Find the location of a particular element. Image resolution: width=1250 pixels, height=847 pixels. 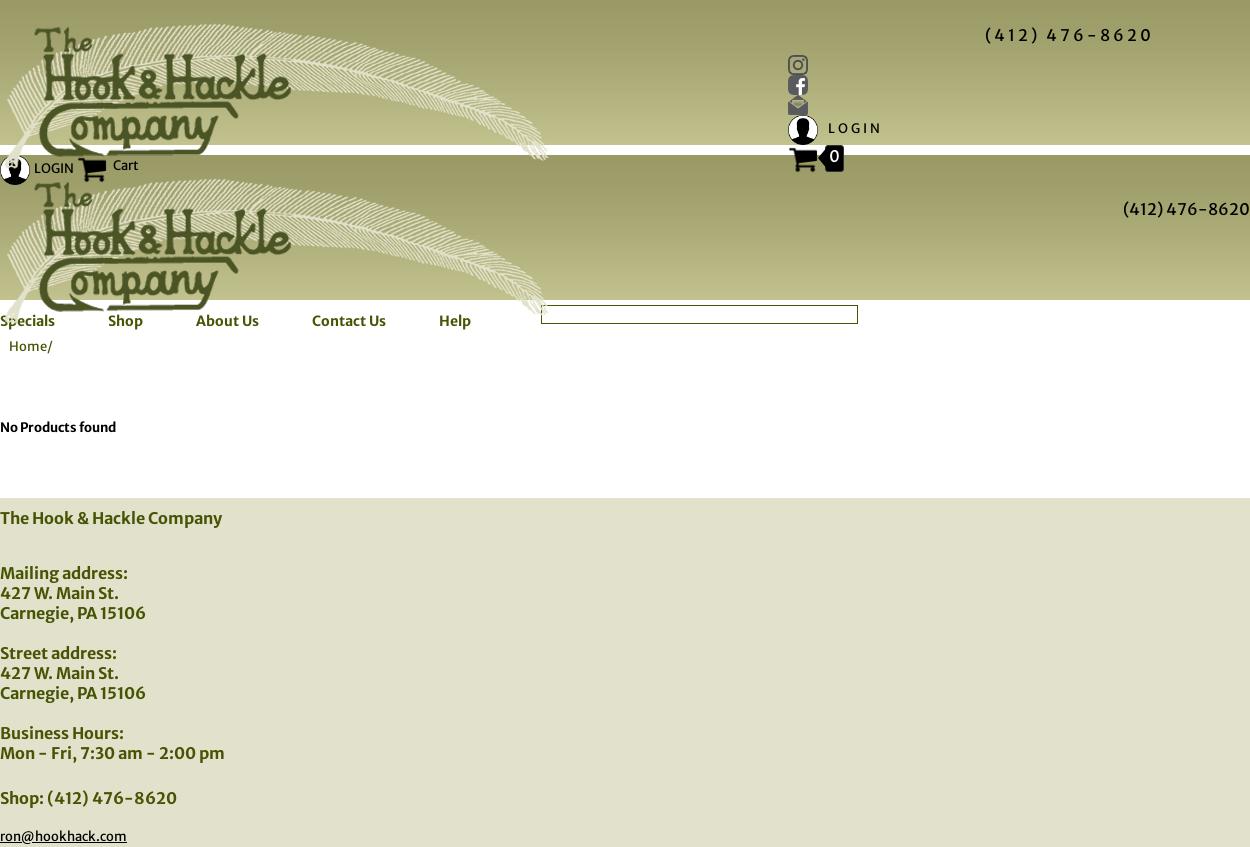

'The Hook & Hackle Company' is located at coordinates (0, 517).